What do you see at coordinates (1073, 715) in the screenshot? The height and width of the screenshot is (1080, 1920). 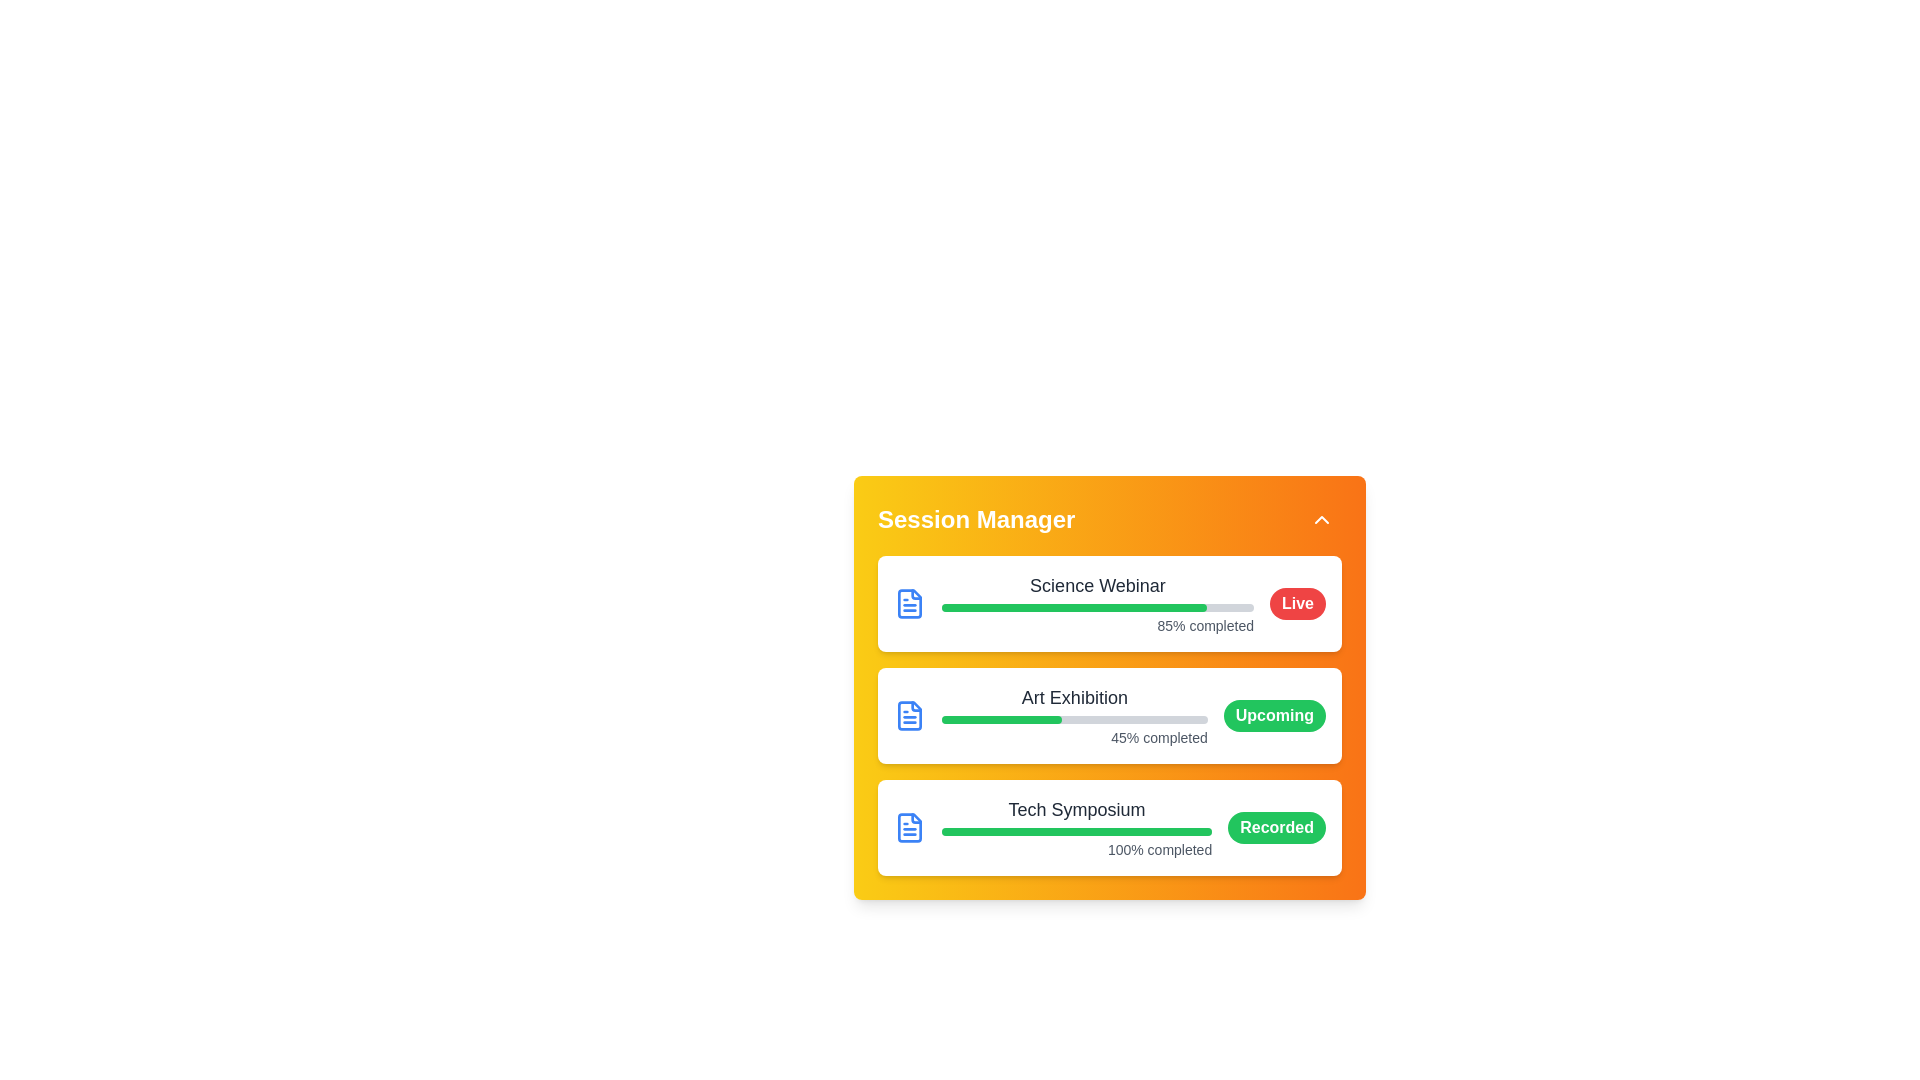 I see `the progress represented by the Progress bar with caption for the 'Art Exhibition' activity, which is centrally located in the middle card of the interface` at bounding box center [1073, 715].